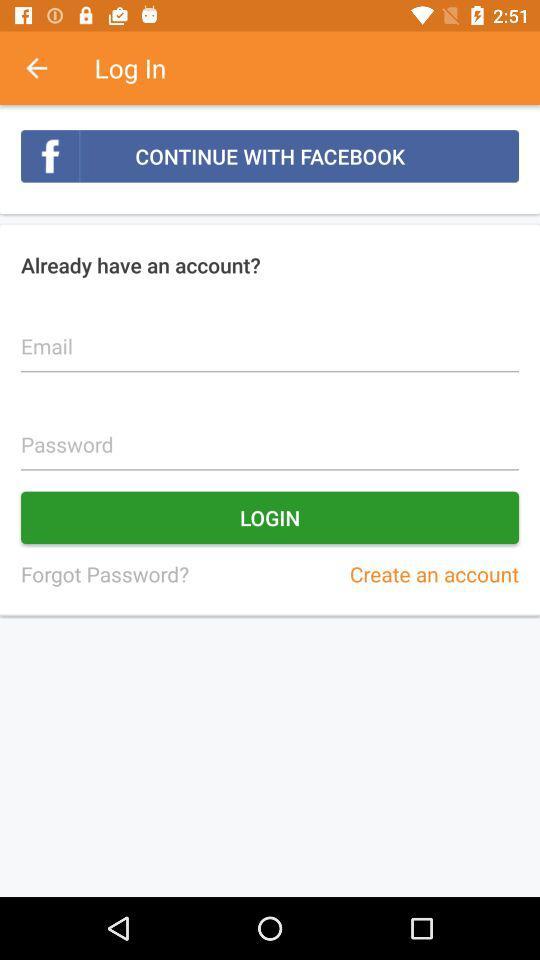 The image size is (540, 960). What do you see at coordinates (270, 516) in the screenshot?
I see `login item` at bounding box center [270, 516].